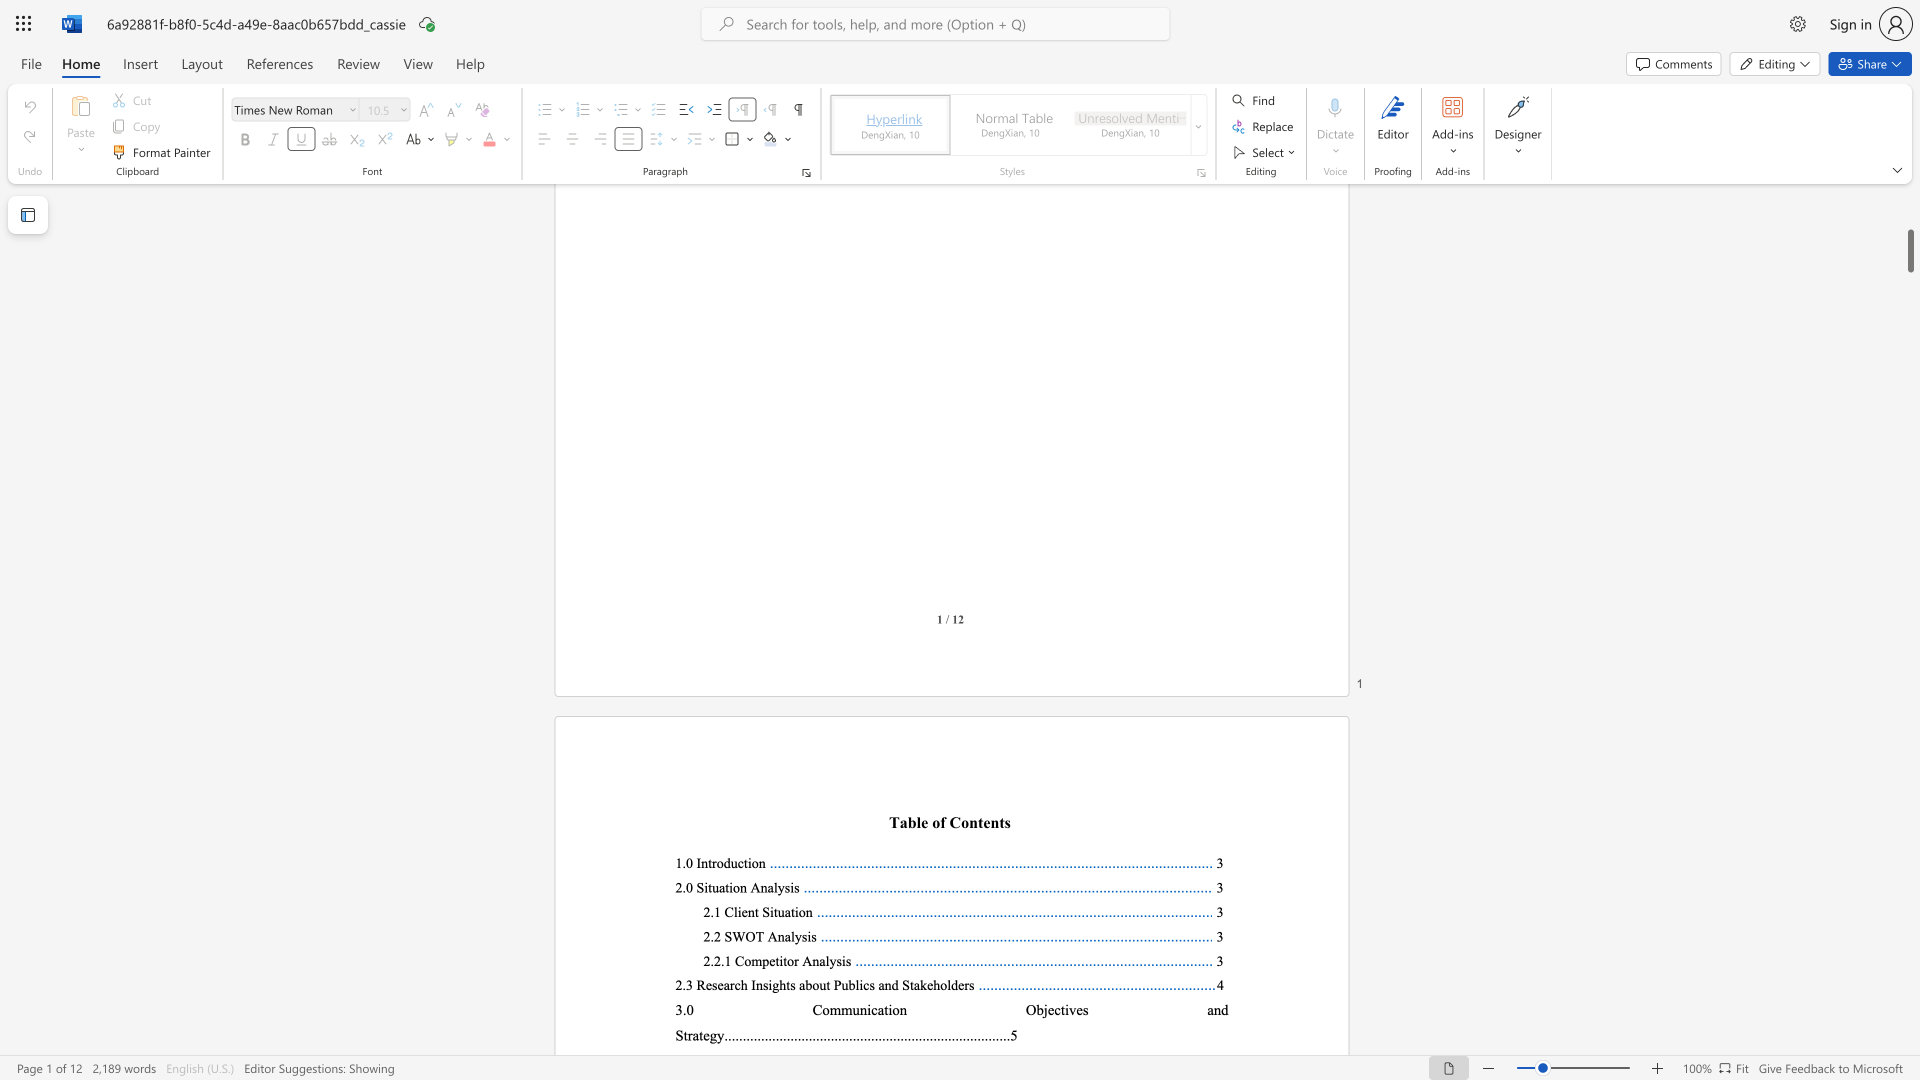 This screenshot has width=1920, height=1080. What do you see at coordinates (889, 1010) in the screenshot?
I see `the 2th character "i" in the text` at bounding box center [889, 1010].